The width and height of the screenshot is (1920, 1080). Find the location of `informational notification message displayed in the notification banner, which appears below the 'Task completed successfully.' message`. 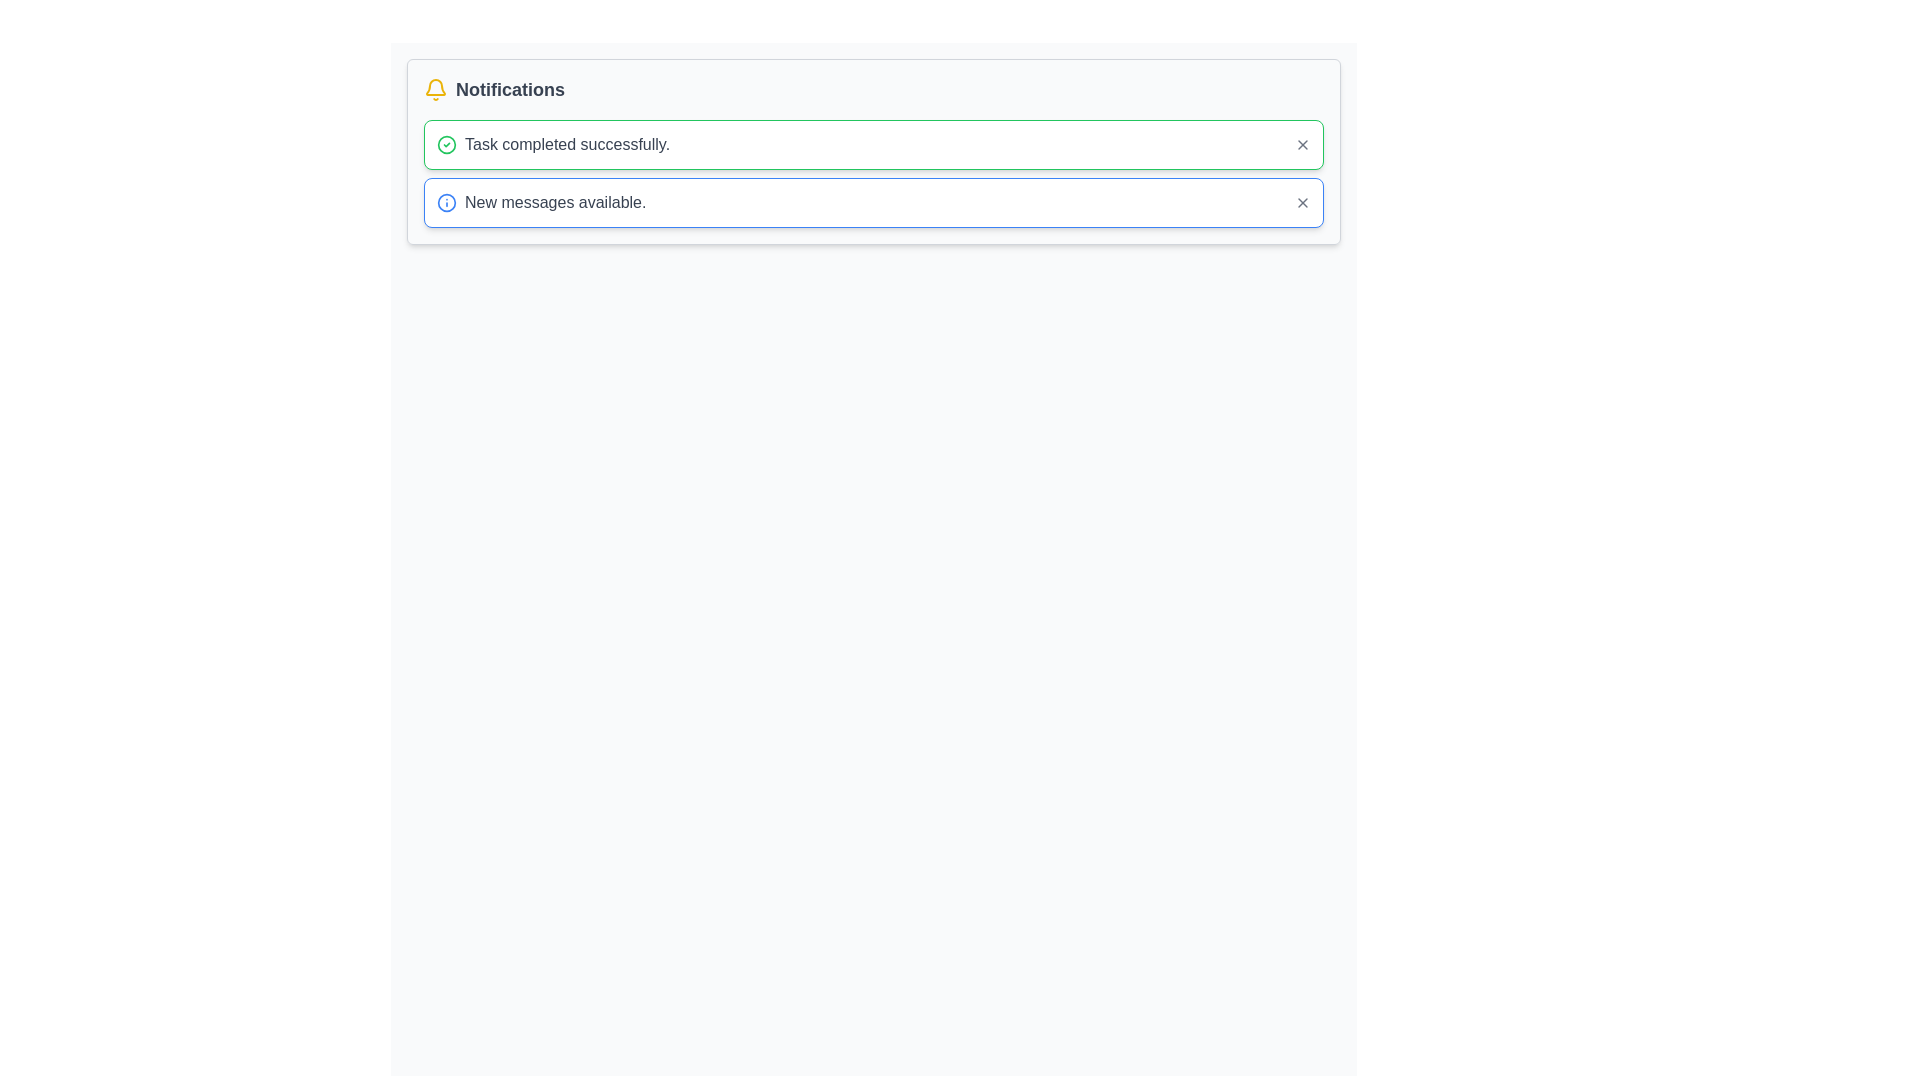

informational notification message displayed in the notification banner, which appears below the 'Task completed successfully.' message is located at coordinates (873, 203).